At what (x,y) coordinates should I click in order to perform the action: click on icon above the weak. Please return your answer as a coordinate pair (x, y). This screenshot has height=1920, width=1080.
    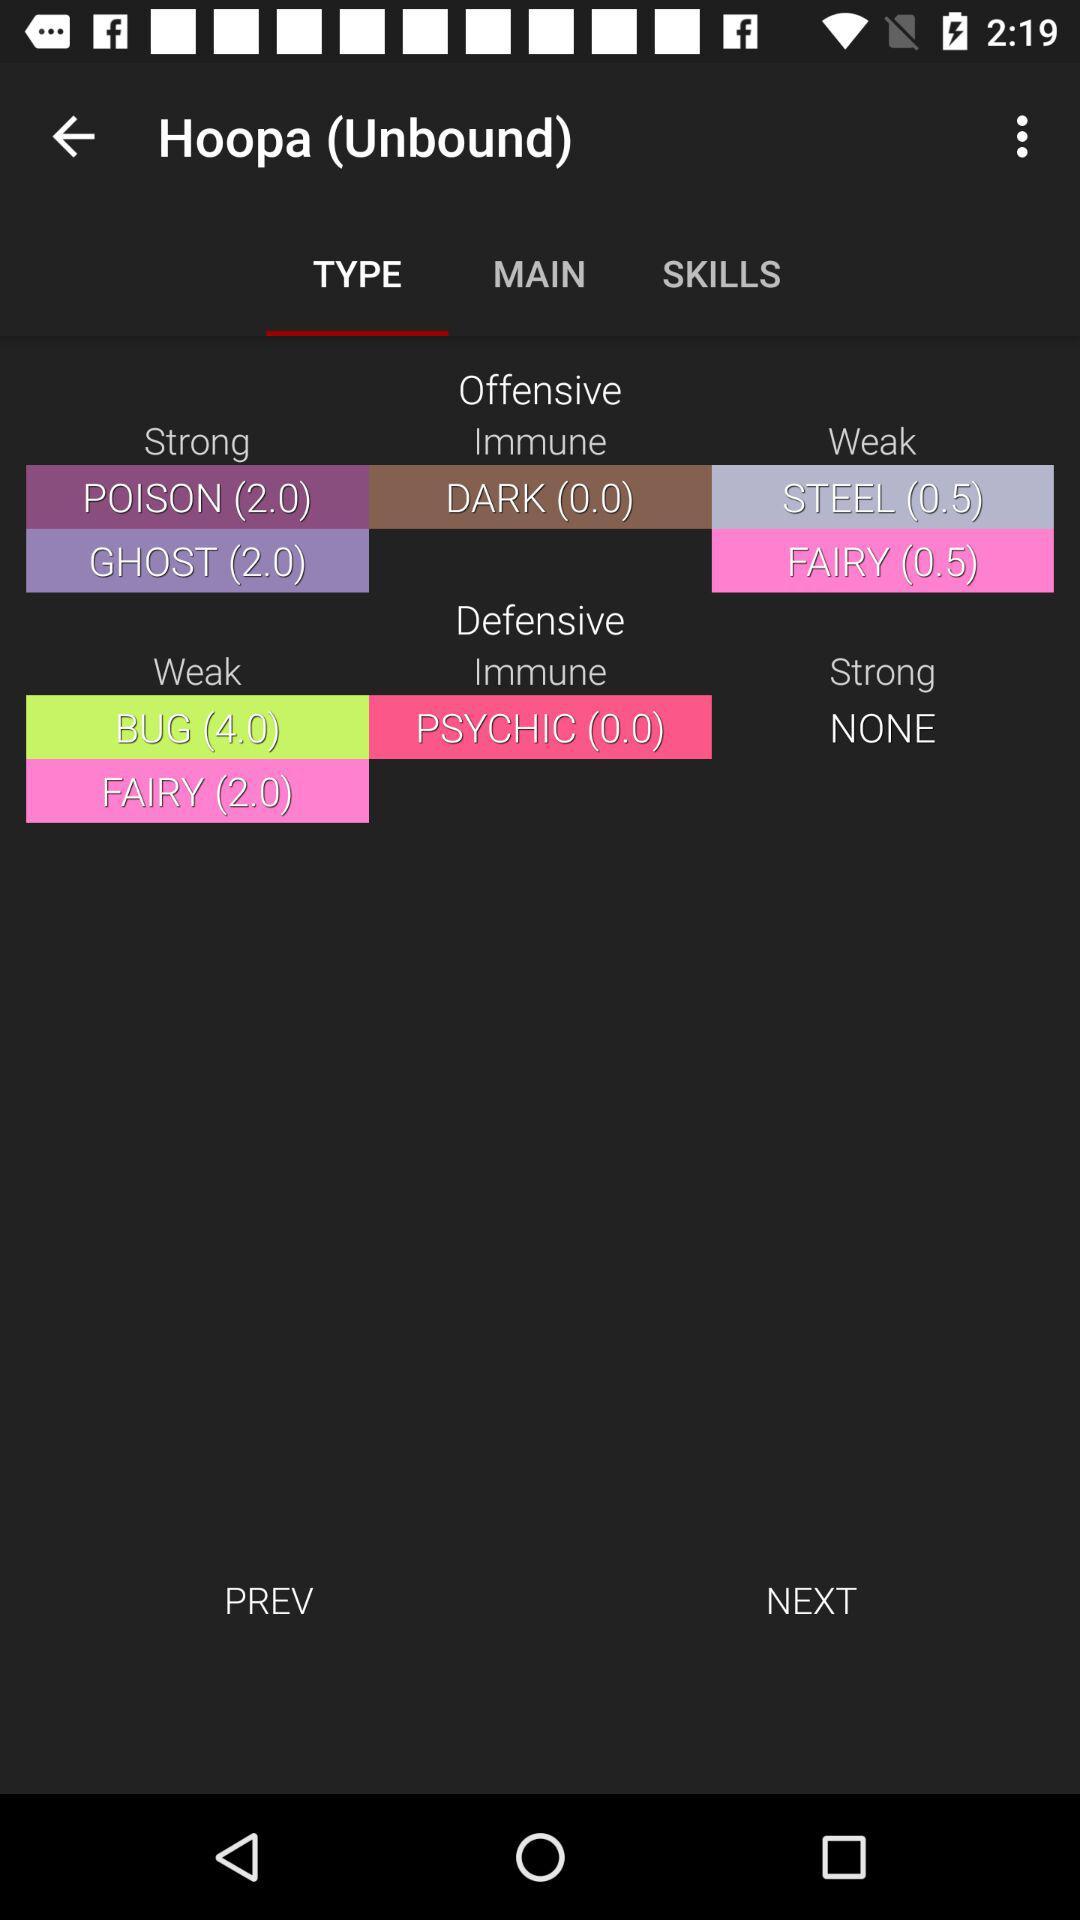
    Looking at the image, I should click on (1027, 135).